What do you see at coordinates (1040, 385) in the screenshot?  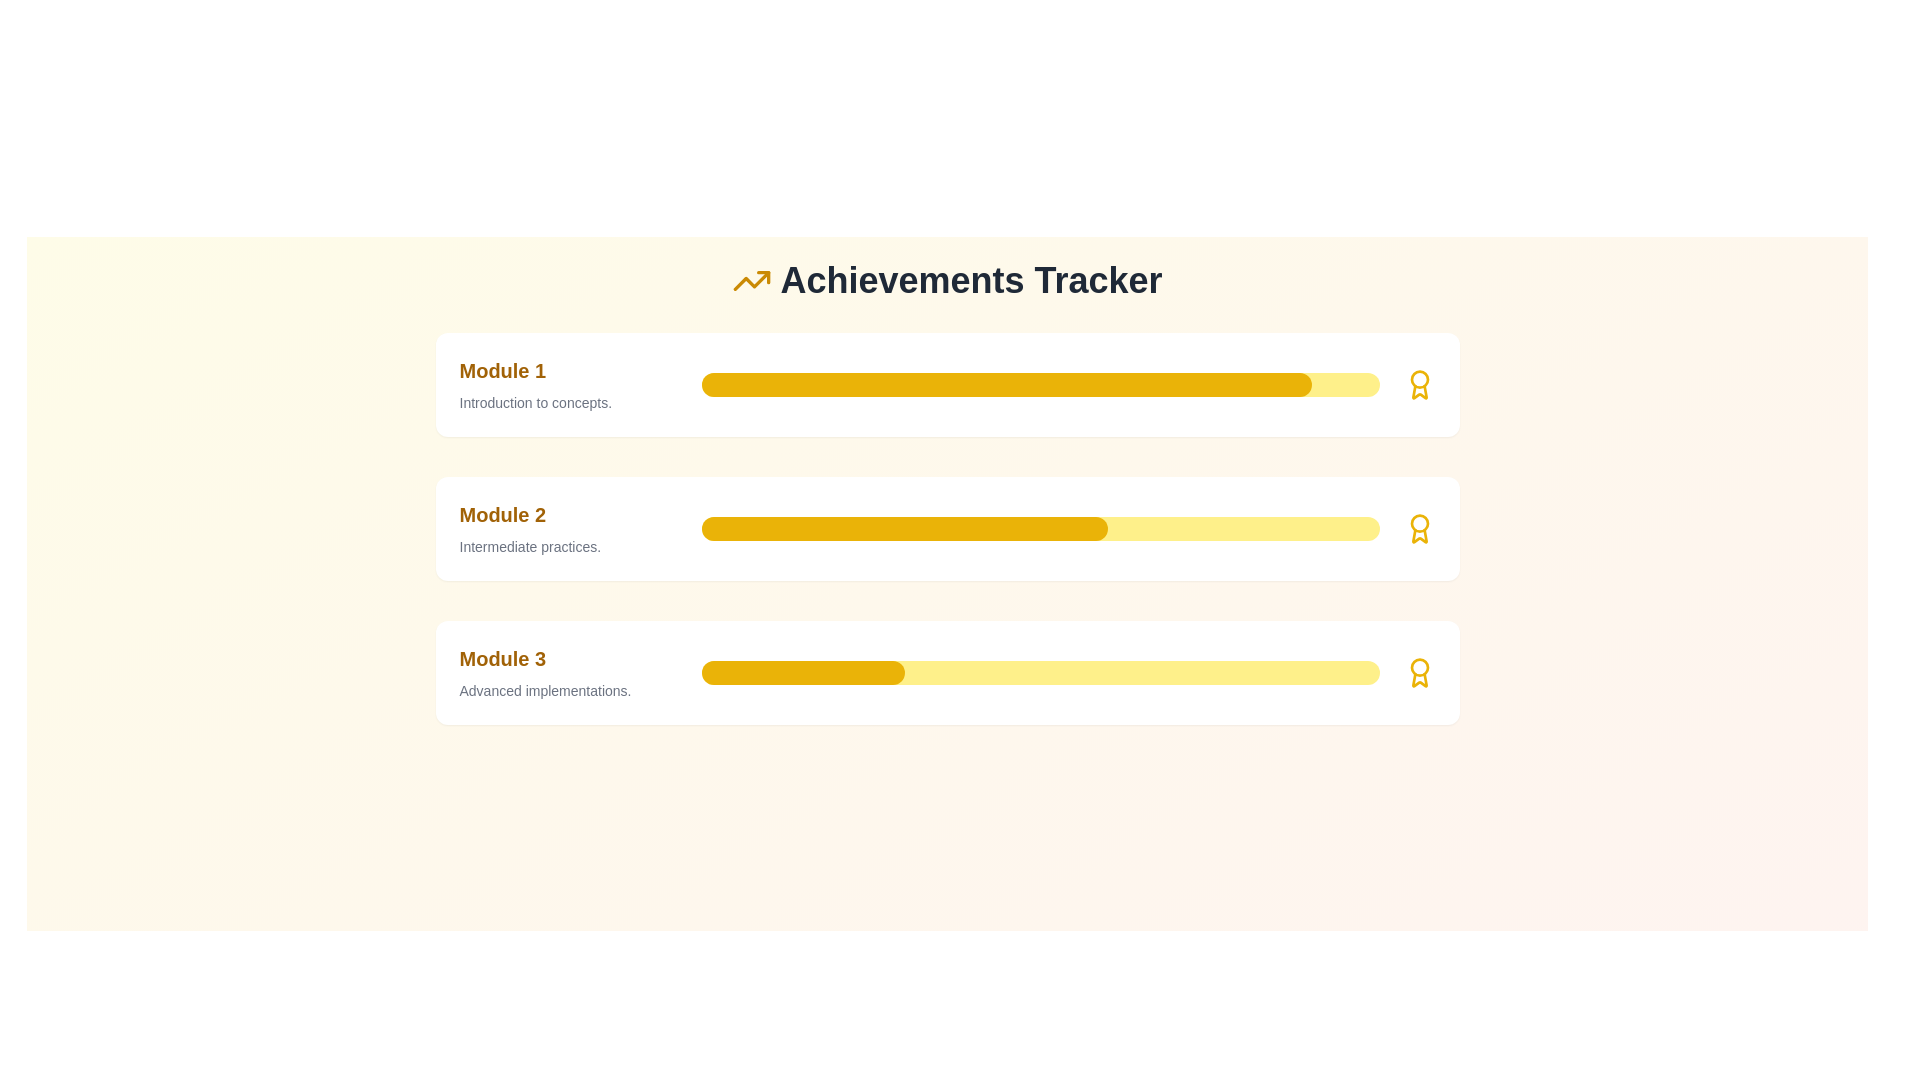 I see `the Progress Bar that visually indicates the completion status of 'Module 1', located beneath the textual description 'Introduction to concepts.'` at bounding box center [1040, 385].